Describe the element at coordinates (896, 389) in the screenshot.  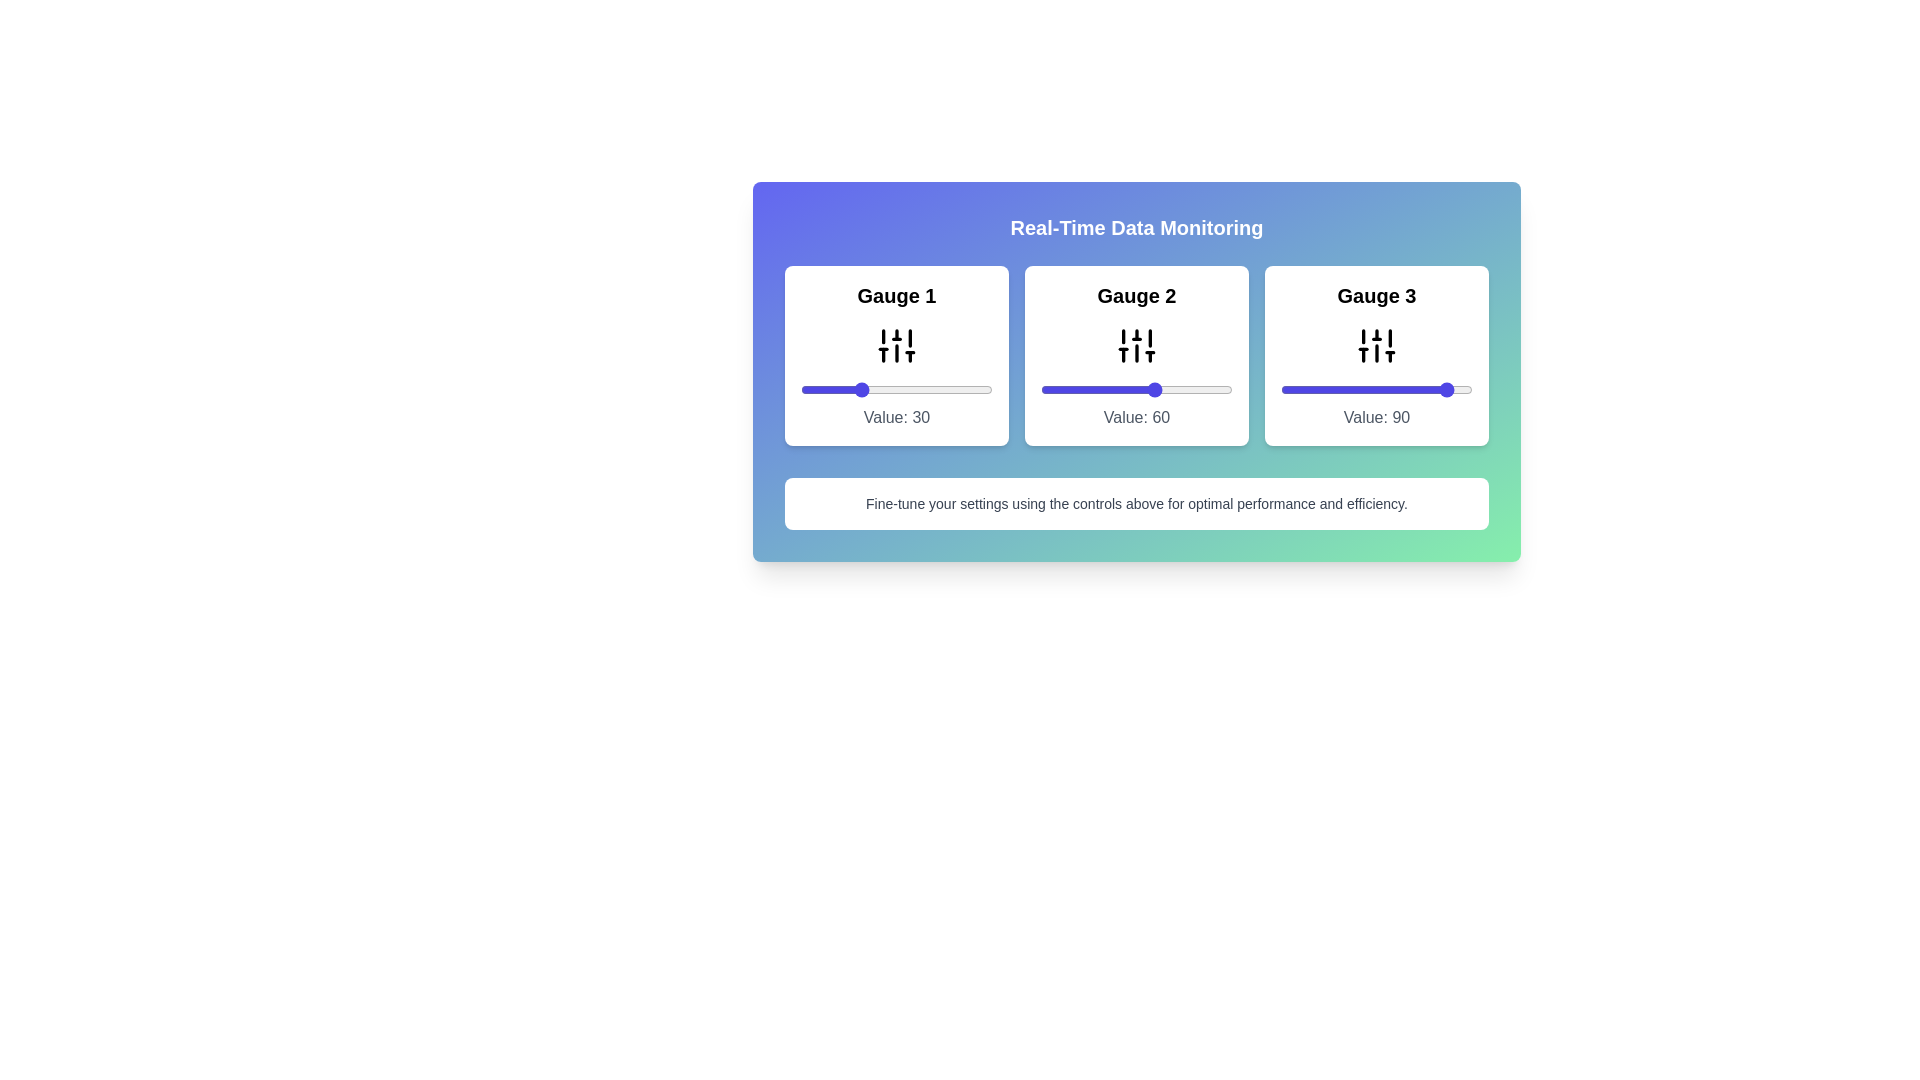
I see `the horizontal slider with an indigo thumb located near the bottom center of the 'Gauge 1' box` at that location.